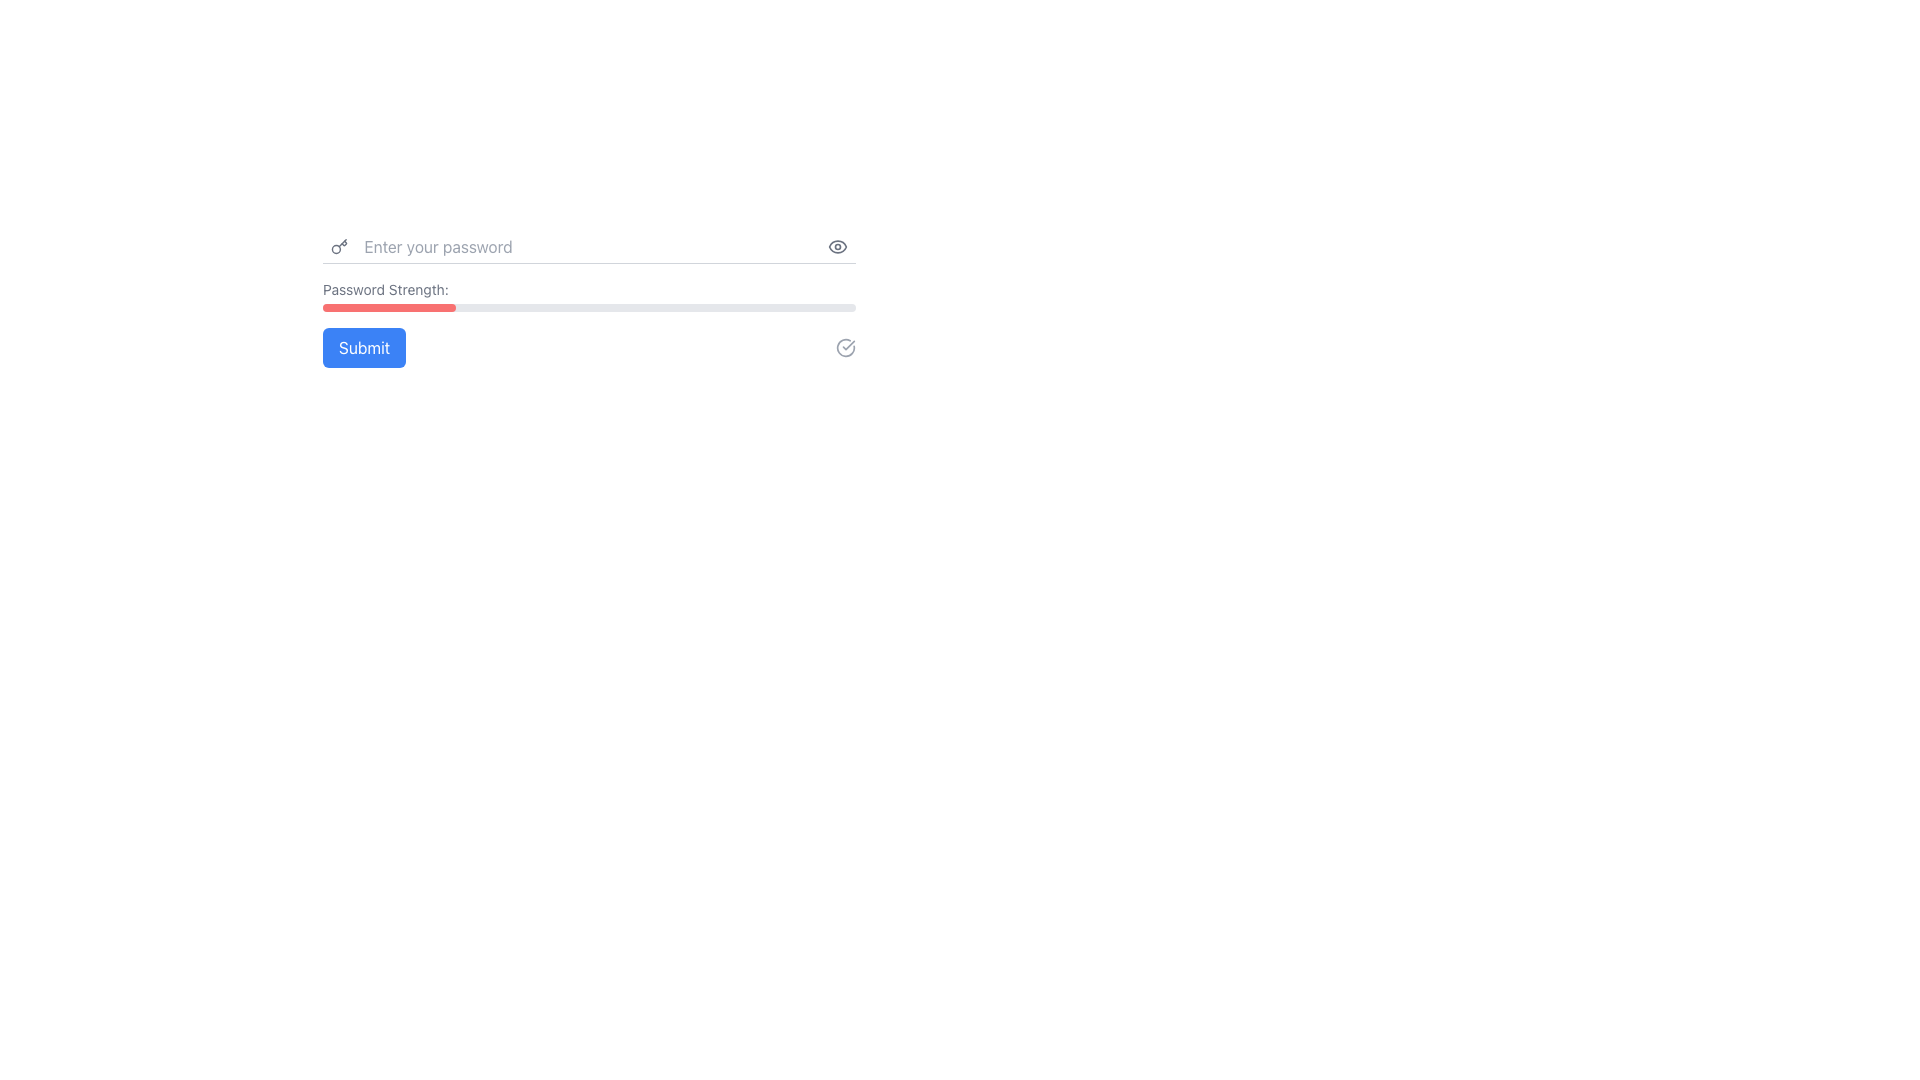  What do you see at coordinates (838, 245) in the screenshot?
I see `the Interactive icon` at bounding box center [838, 245].